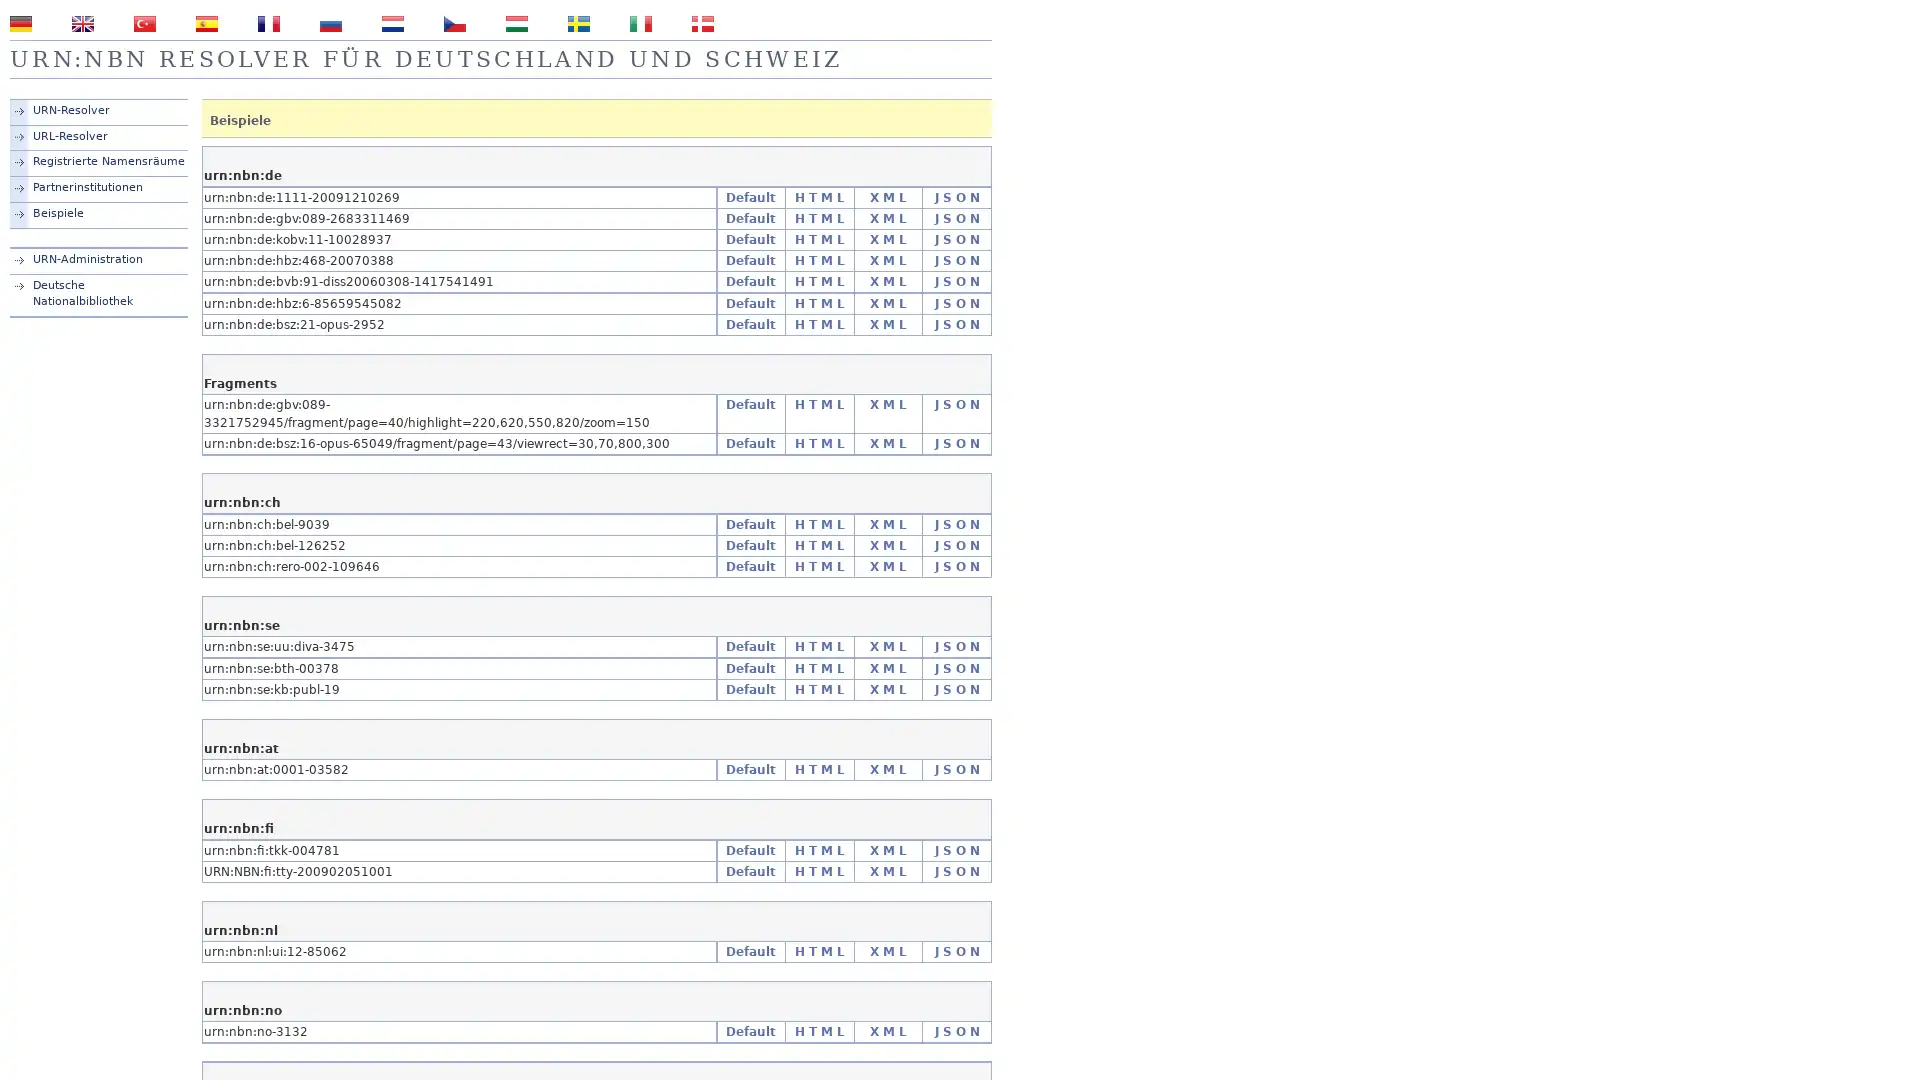  What do you see at coordinates (517, 23) in the screenshot?
I see `hu` at bounding box center [517, 23].